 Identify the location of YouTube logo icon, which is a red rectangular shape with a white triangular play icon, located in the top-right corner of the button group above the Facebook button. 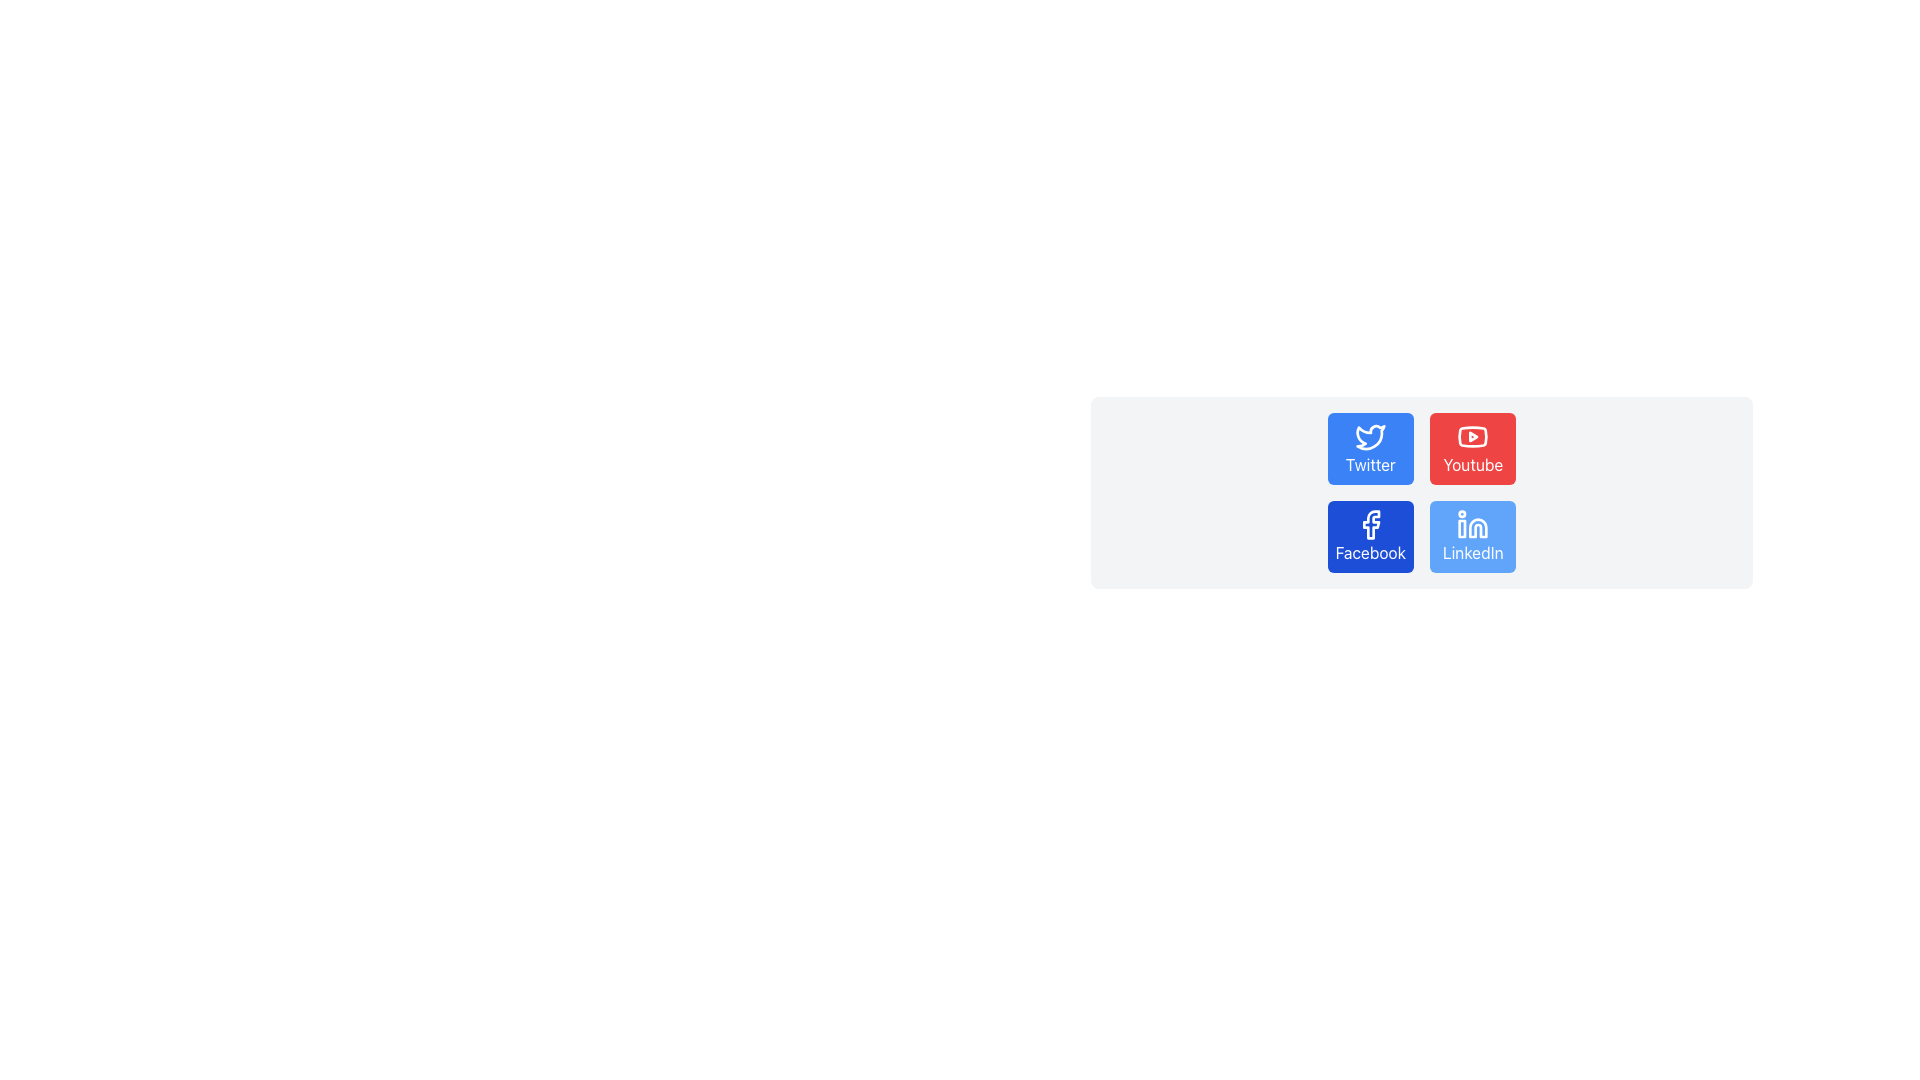
(1473, 435).